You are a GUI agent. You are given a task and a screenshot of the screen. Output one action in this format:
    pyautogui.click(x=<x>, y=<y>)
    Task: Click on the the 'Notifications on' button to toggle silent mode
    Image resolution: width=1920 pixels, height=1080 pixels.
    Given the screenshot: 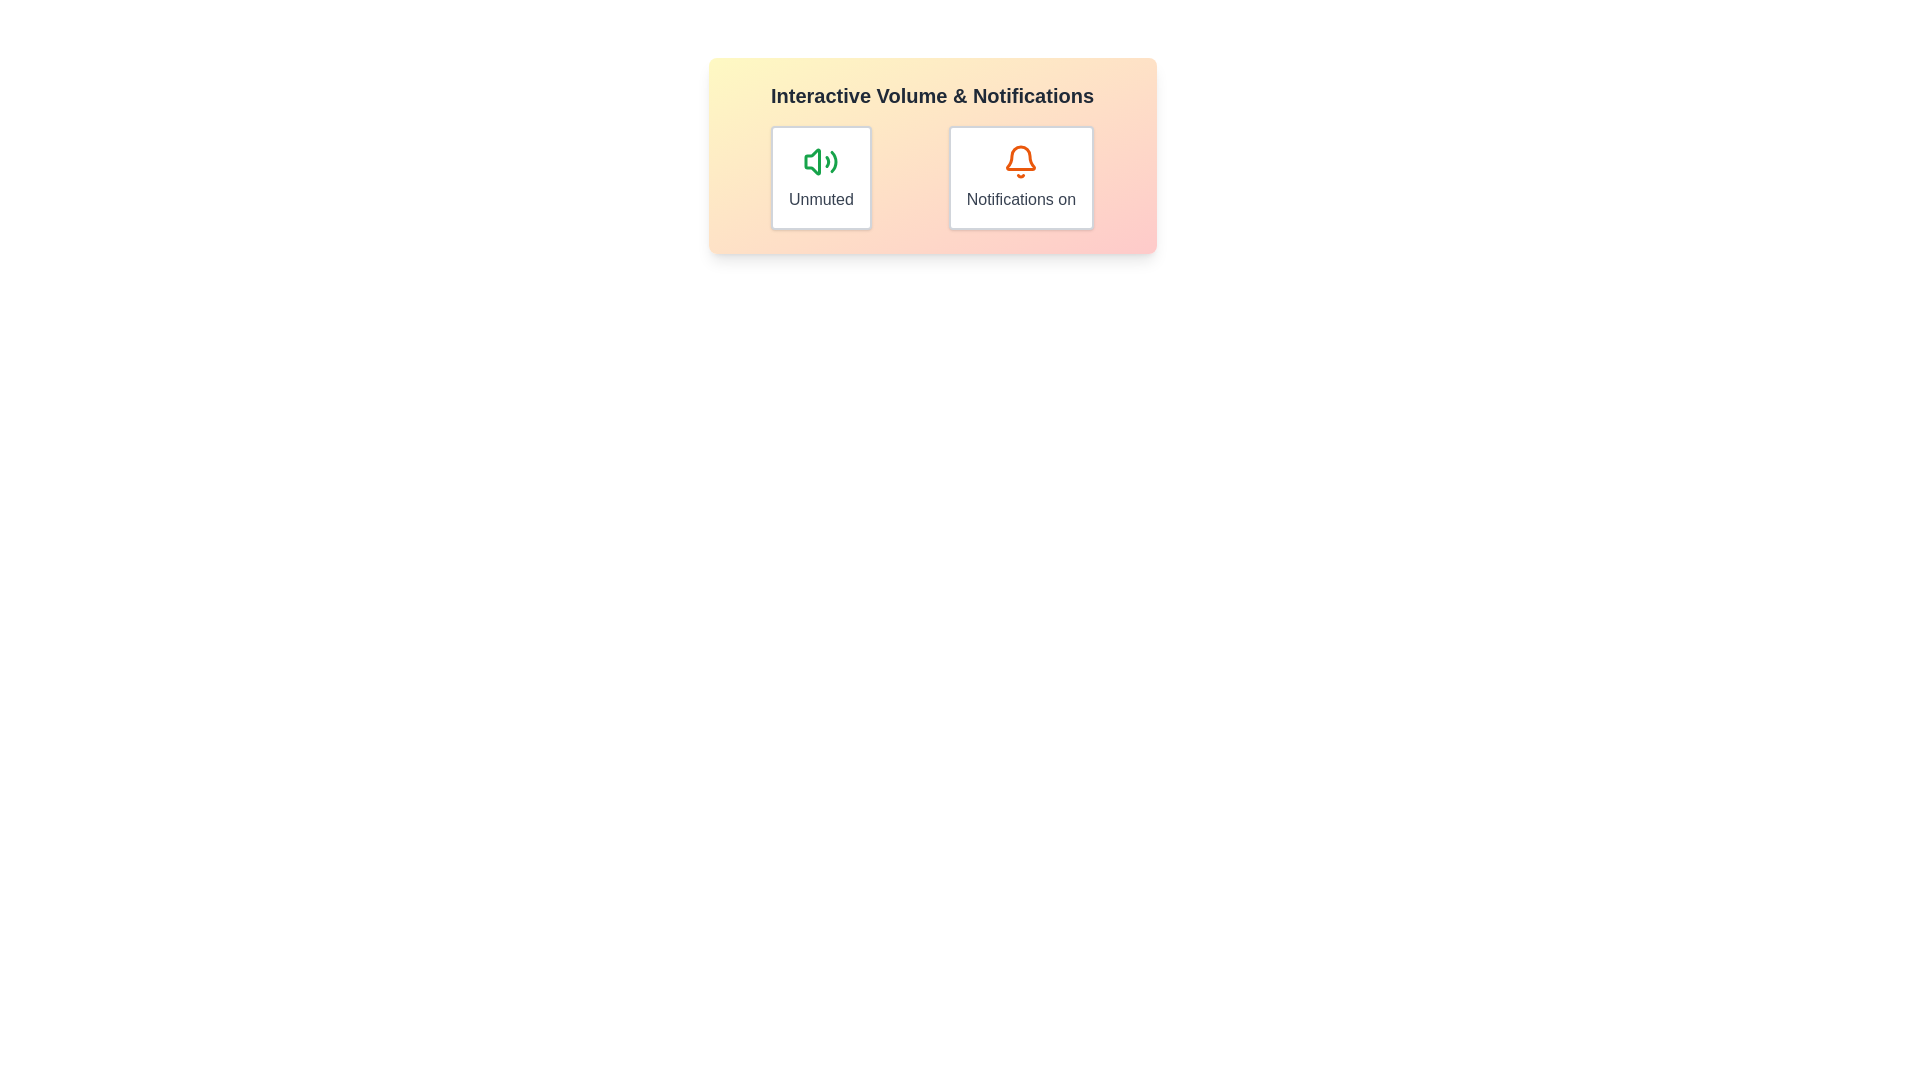 What is the action you would take?
    pyautogui.click(x=1021, y=176)
    